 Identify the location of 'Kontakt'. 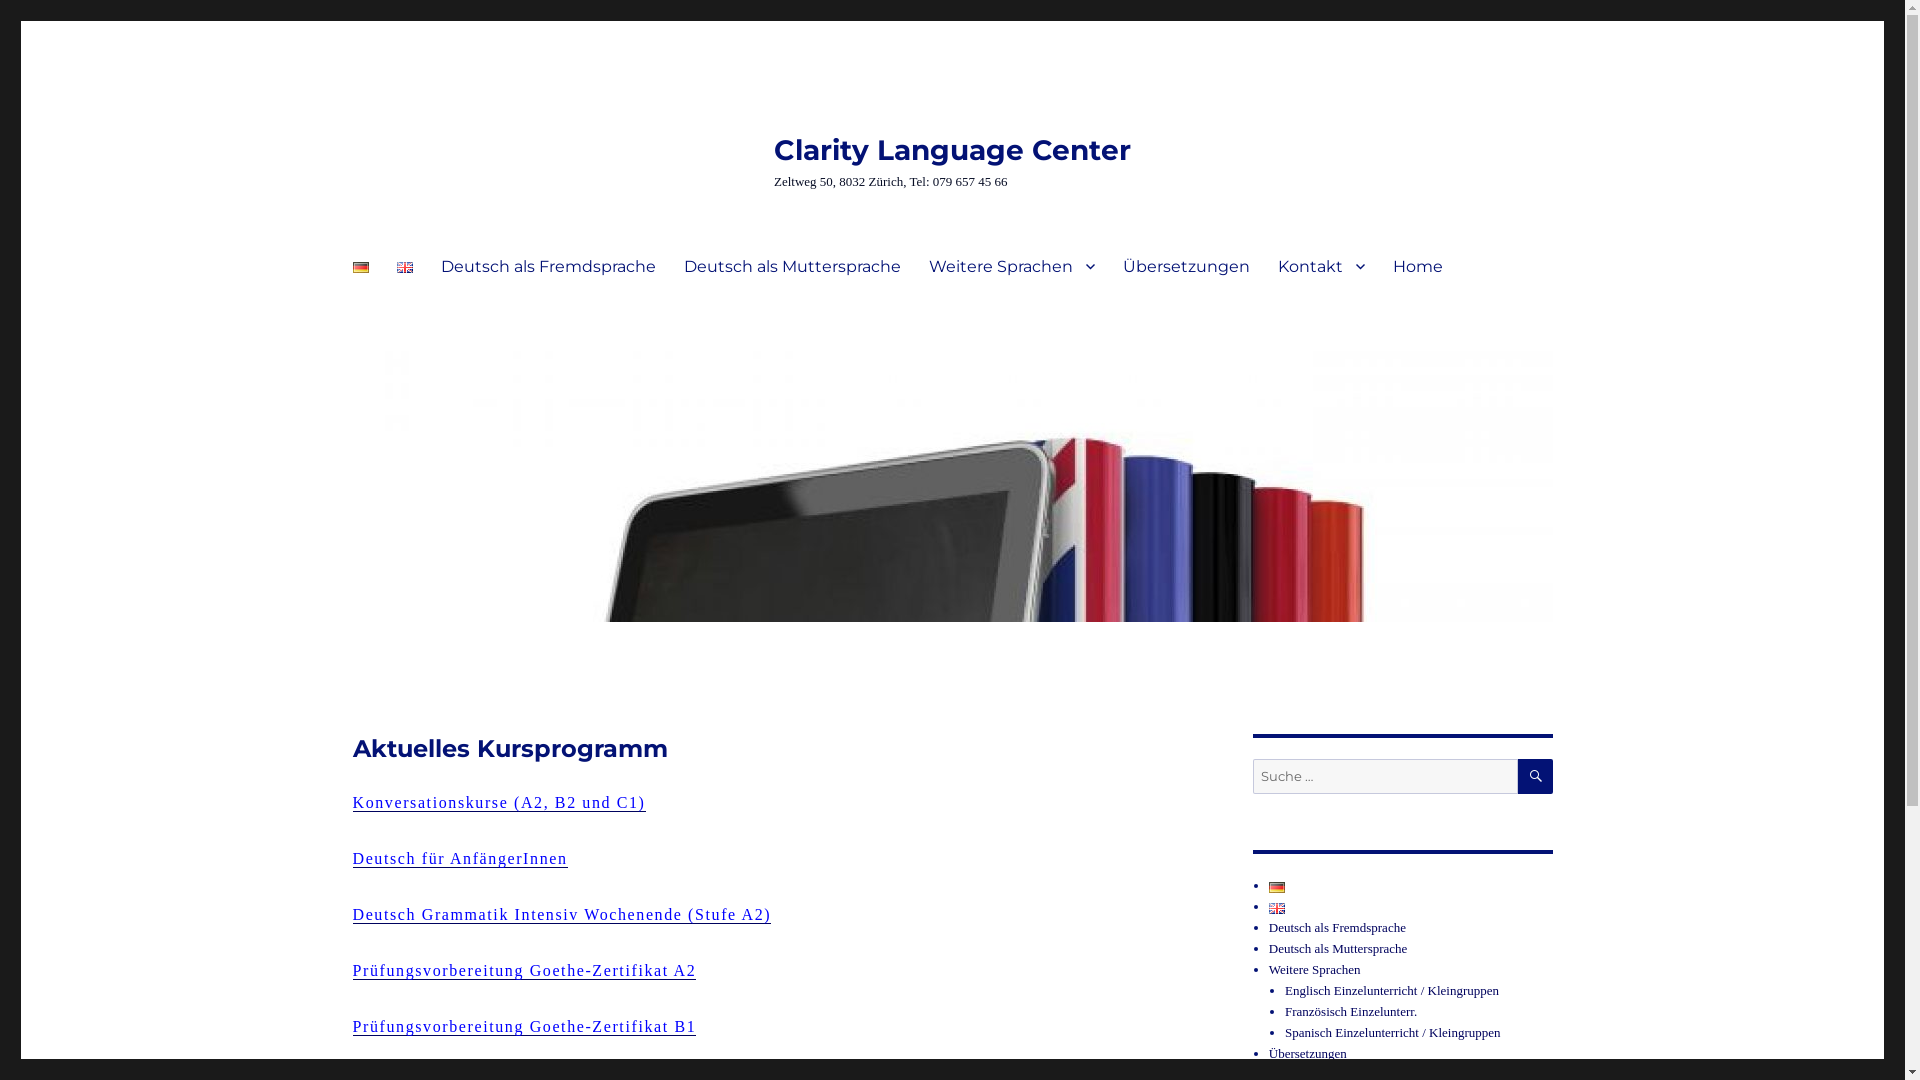
(1321, 265).